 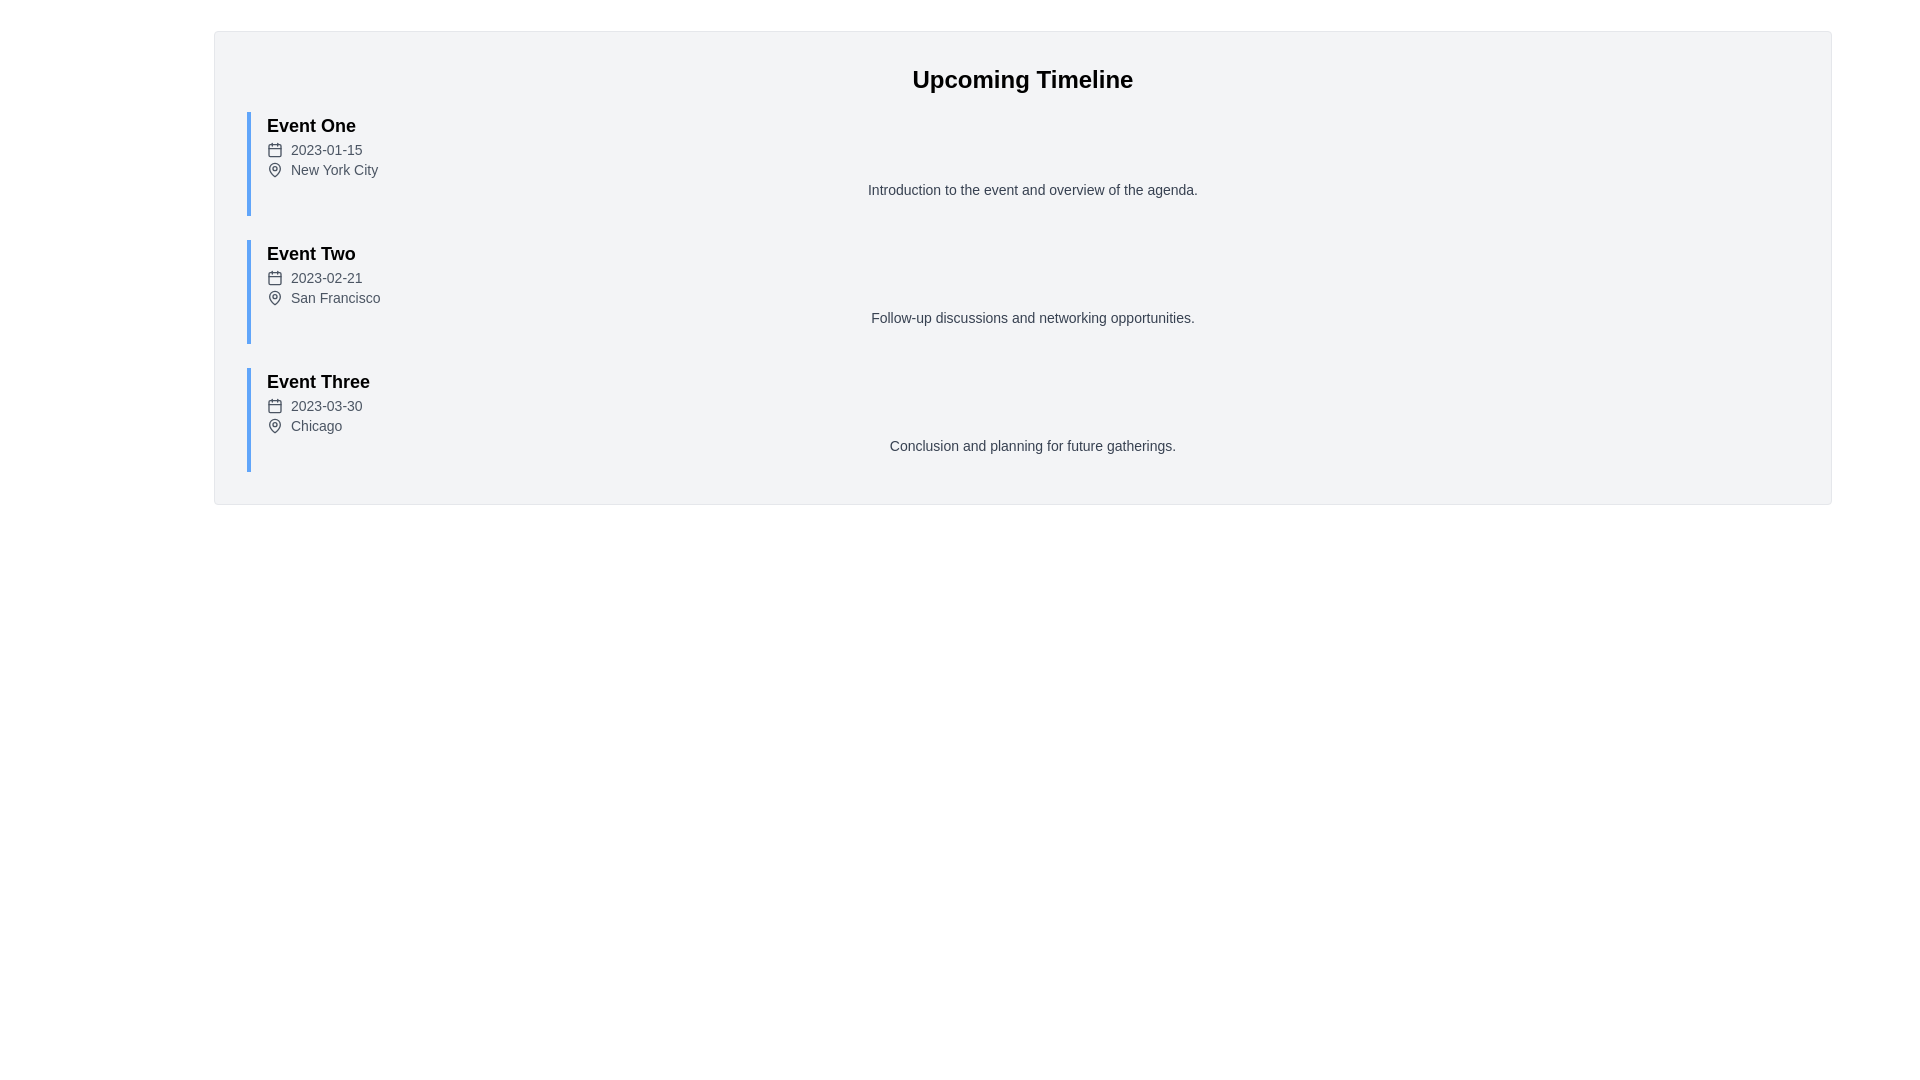 I want to click on the second text element displaying the location for the corresponding event in the 'Event Two' section of the timeline, so click(x=335, y=297).